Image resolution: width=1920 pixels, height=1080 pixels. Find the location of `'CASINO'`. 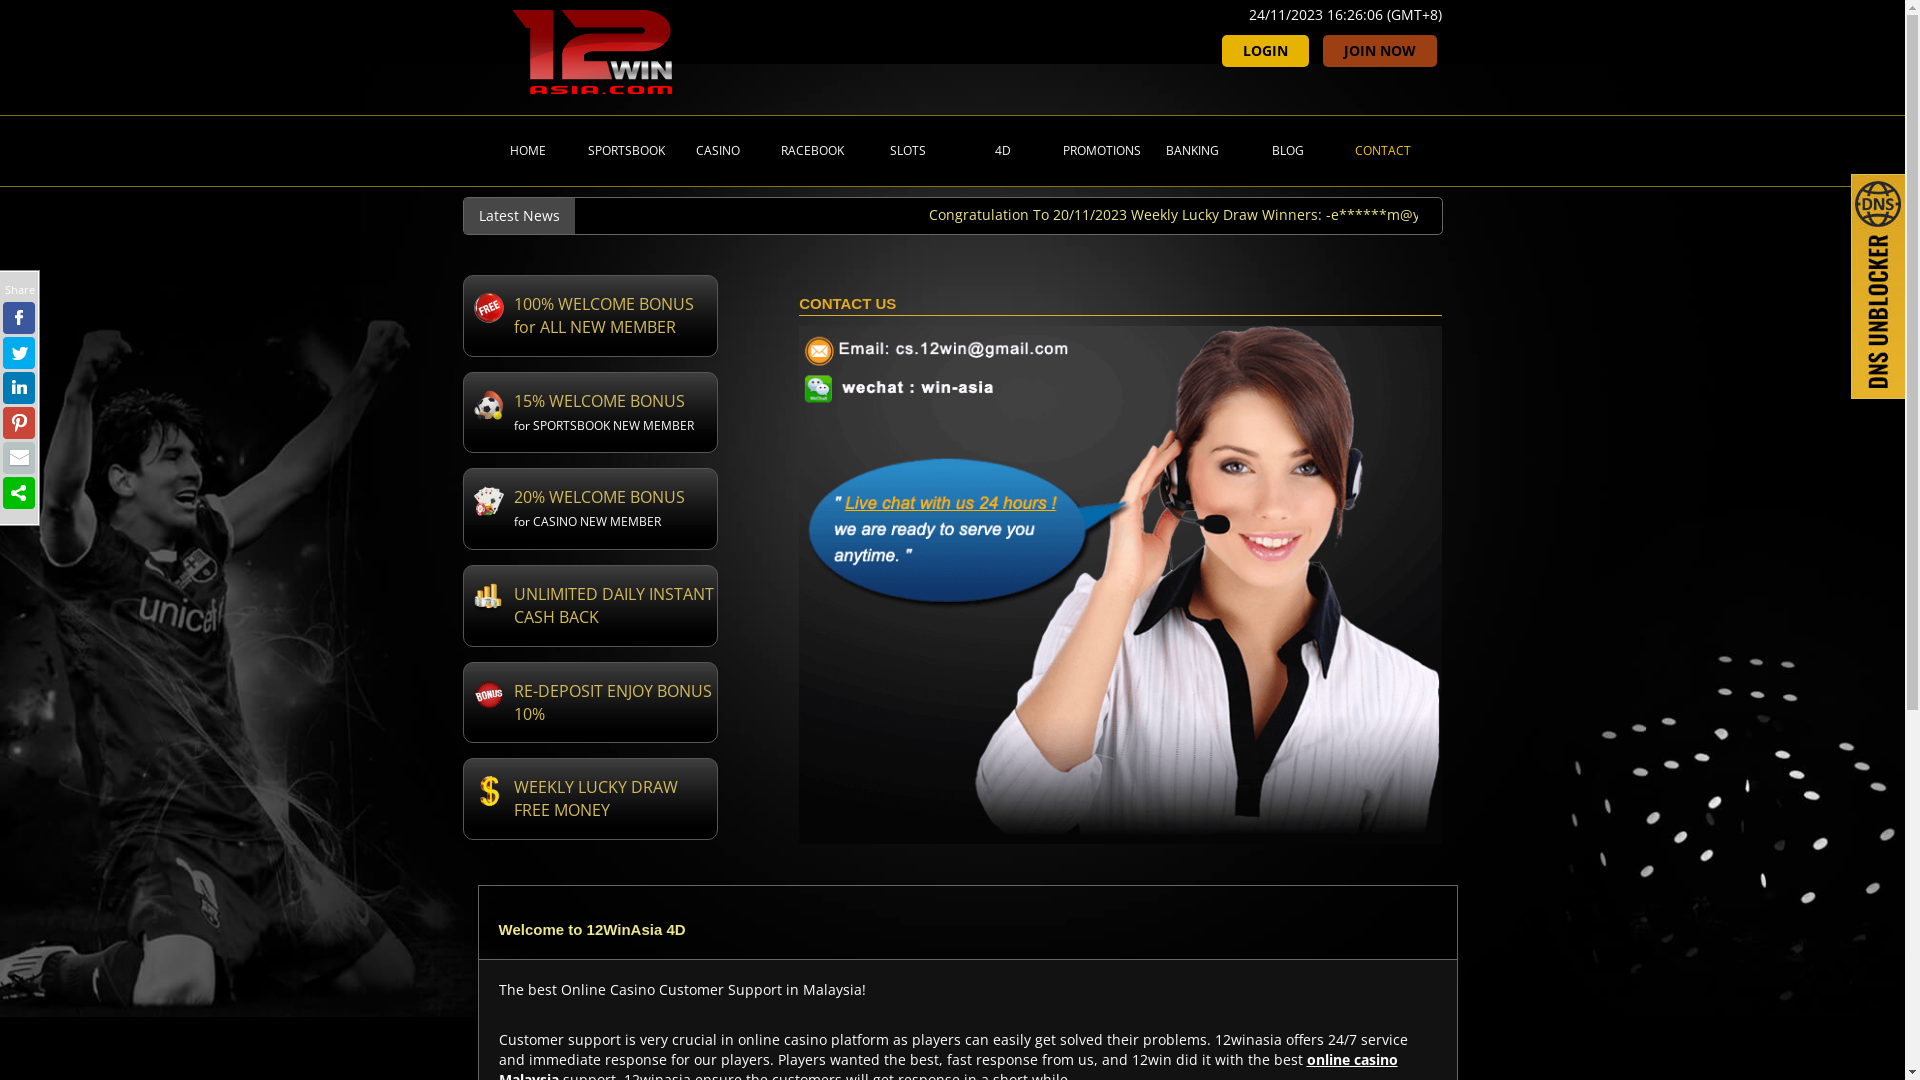

'CASINO' is located at coordinates (715, 149).